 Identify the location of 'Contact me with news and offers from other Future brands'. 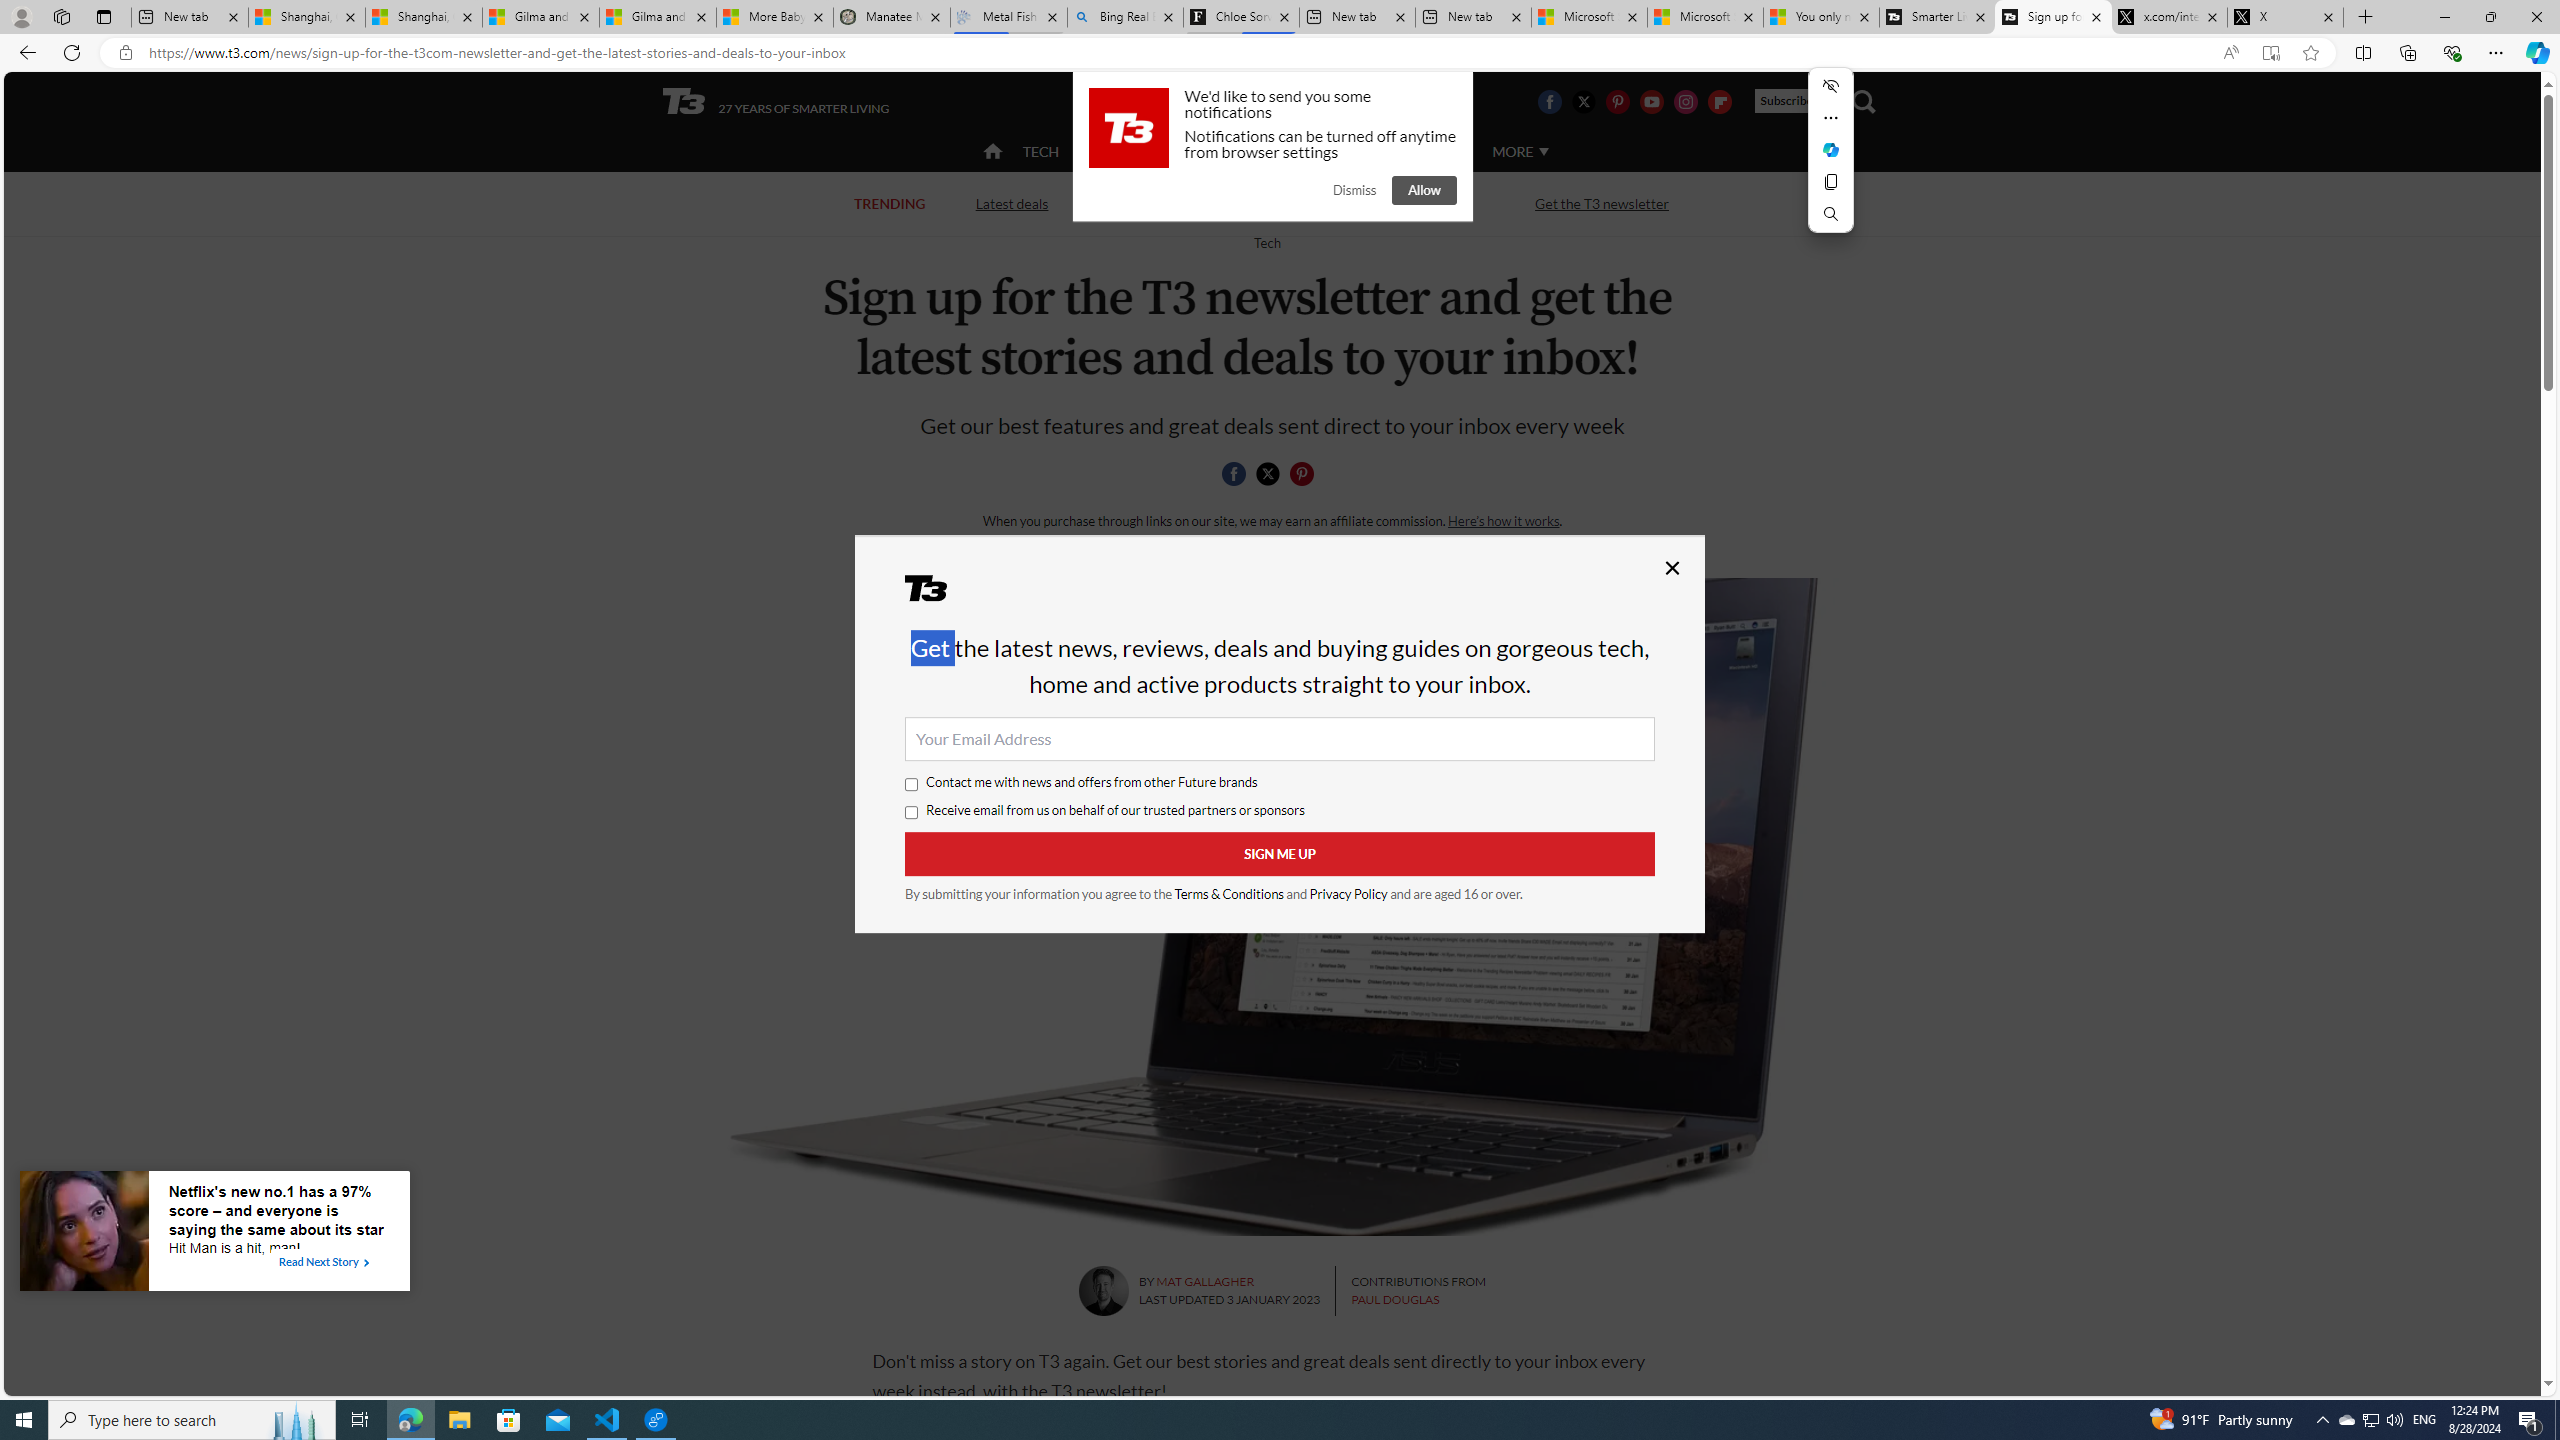
(912, 784).